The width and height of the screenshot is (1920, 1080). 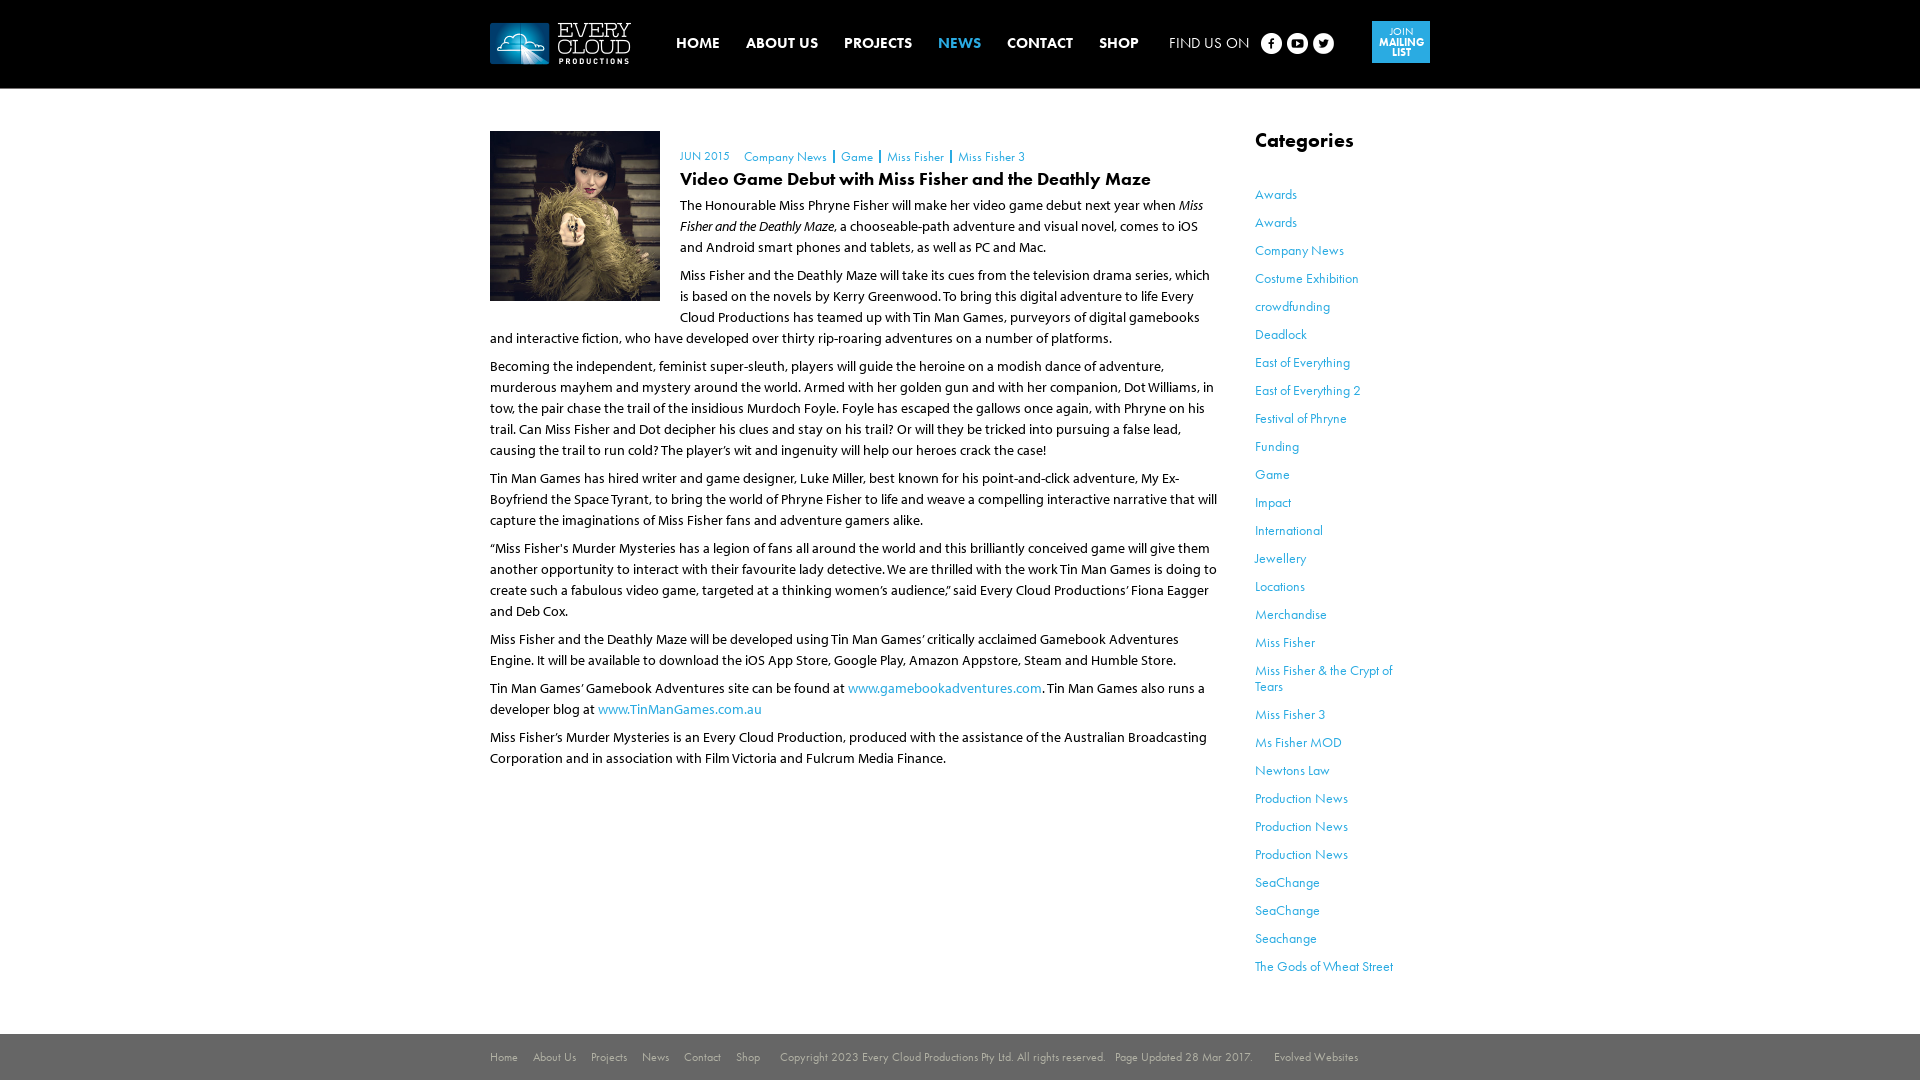 What do you see at coordinates (684, 1055) in the screenshot?
I see `'Contact'` at bounding box center [684, 1055].